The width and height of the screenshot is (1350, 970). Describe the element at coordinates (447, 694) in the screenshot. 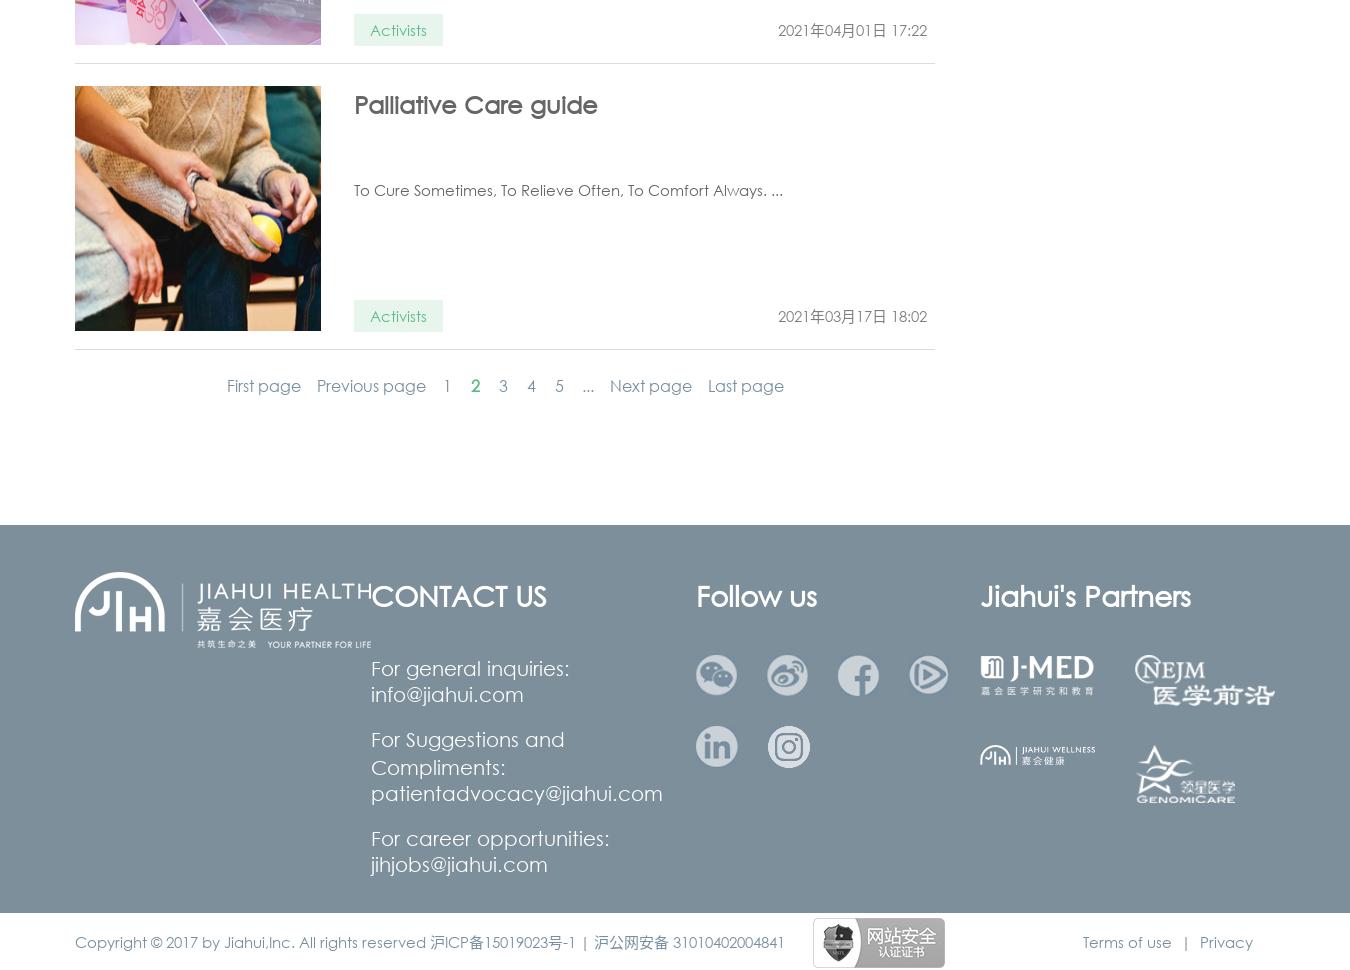

I see `'info@jiahui.com'` at that location.